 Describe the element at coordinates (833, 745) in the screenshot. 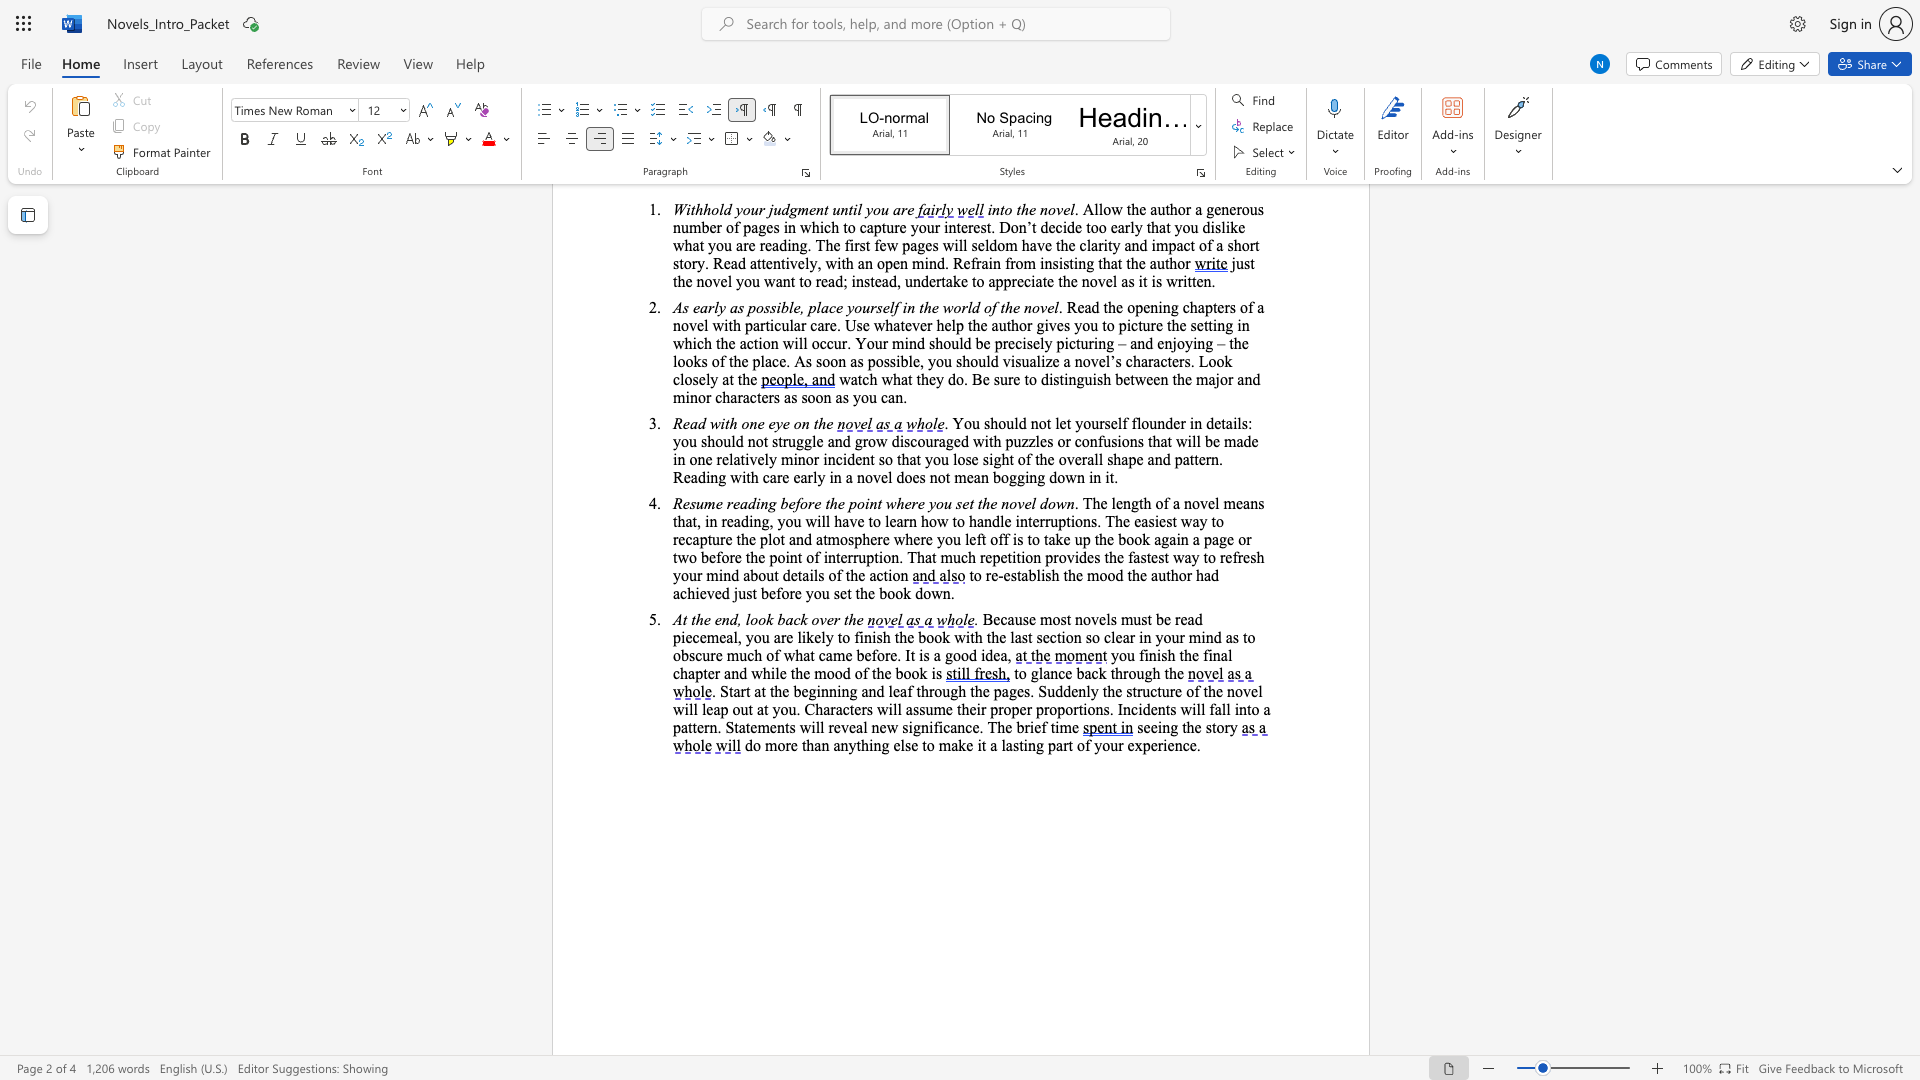

I see `the subset text "anything else to make it a lasting part of" within the text "do more than anything else to make it a lasting part of your experience."` at that location.